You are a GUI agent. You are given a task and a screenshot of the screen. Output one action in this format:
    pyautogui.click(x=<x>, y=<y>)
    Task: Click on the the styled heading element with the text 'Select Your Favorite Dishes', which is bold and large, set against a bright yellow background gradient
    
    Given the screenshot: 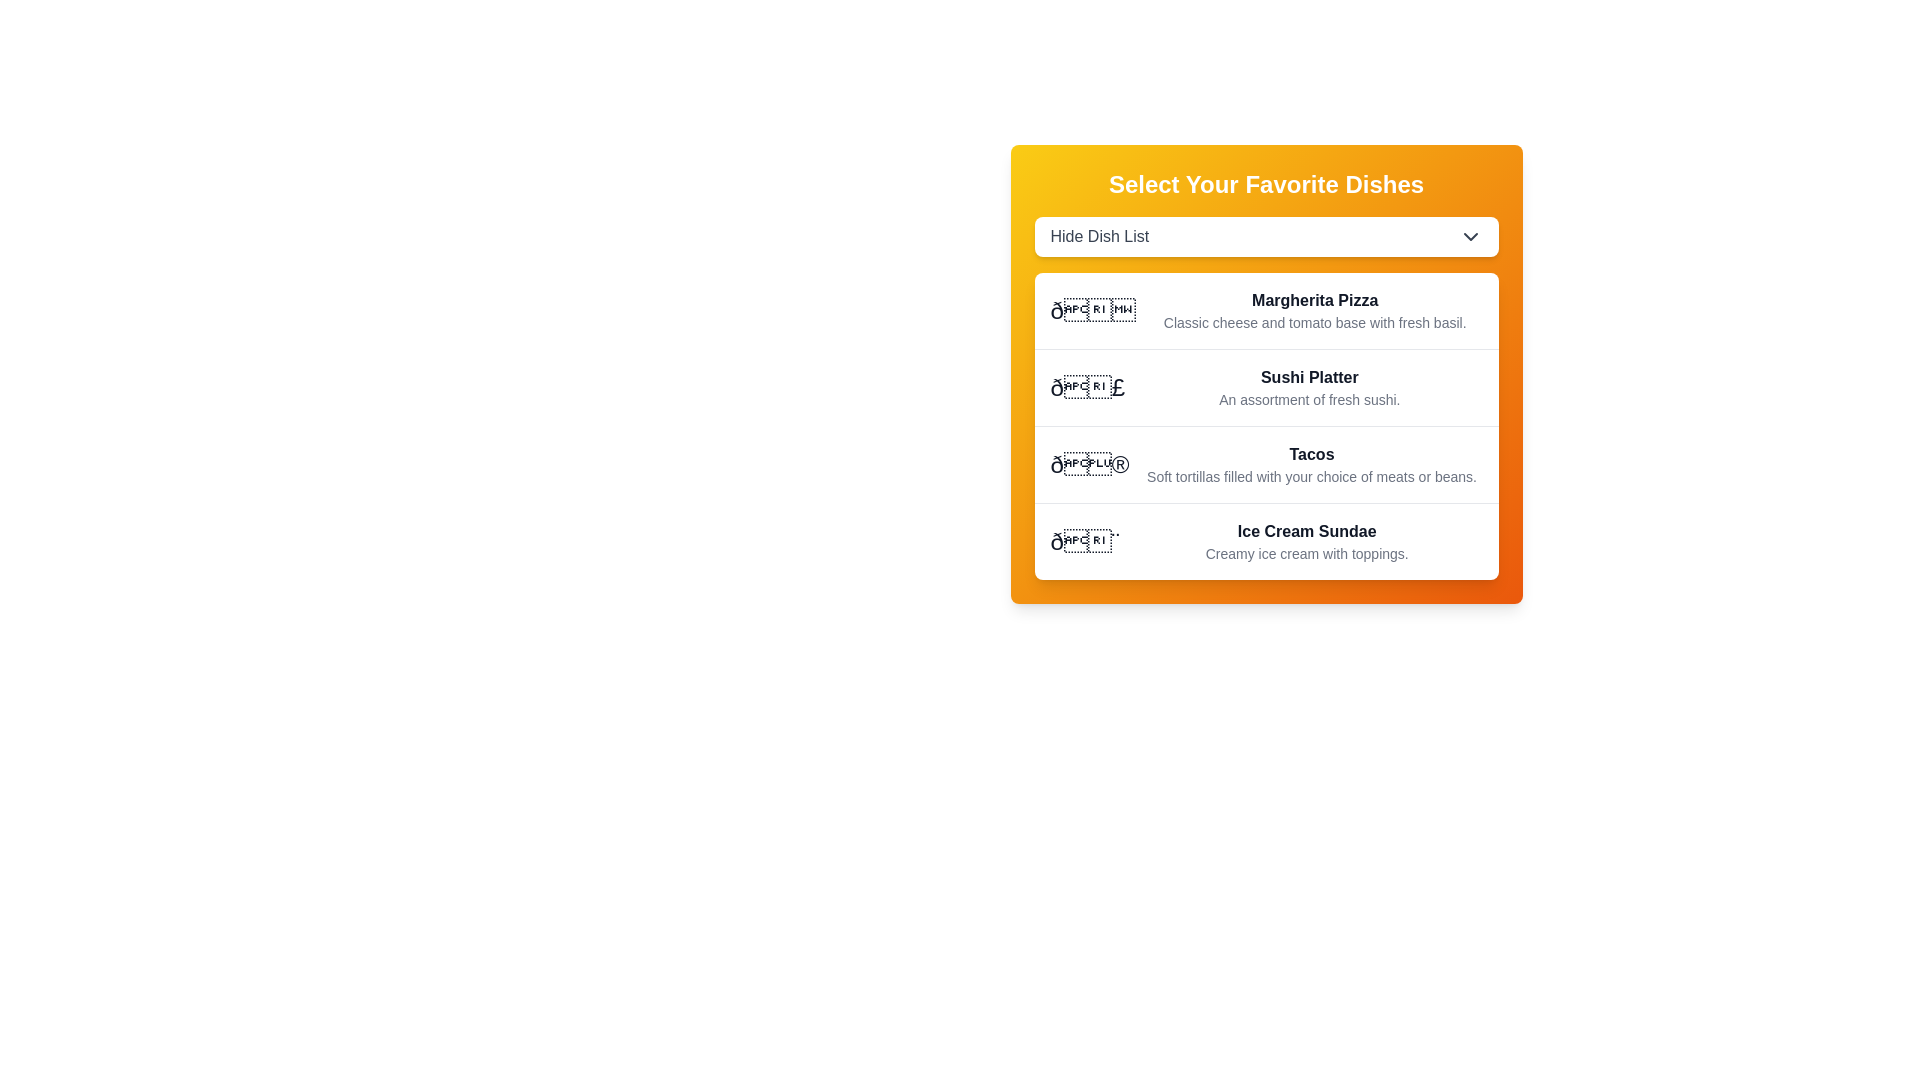 What is the action you would take?
    pyautogui.click(x=1265, y=185)
    